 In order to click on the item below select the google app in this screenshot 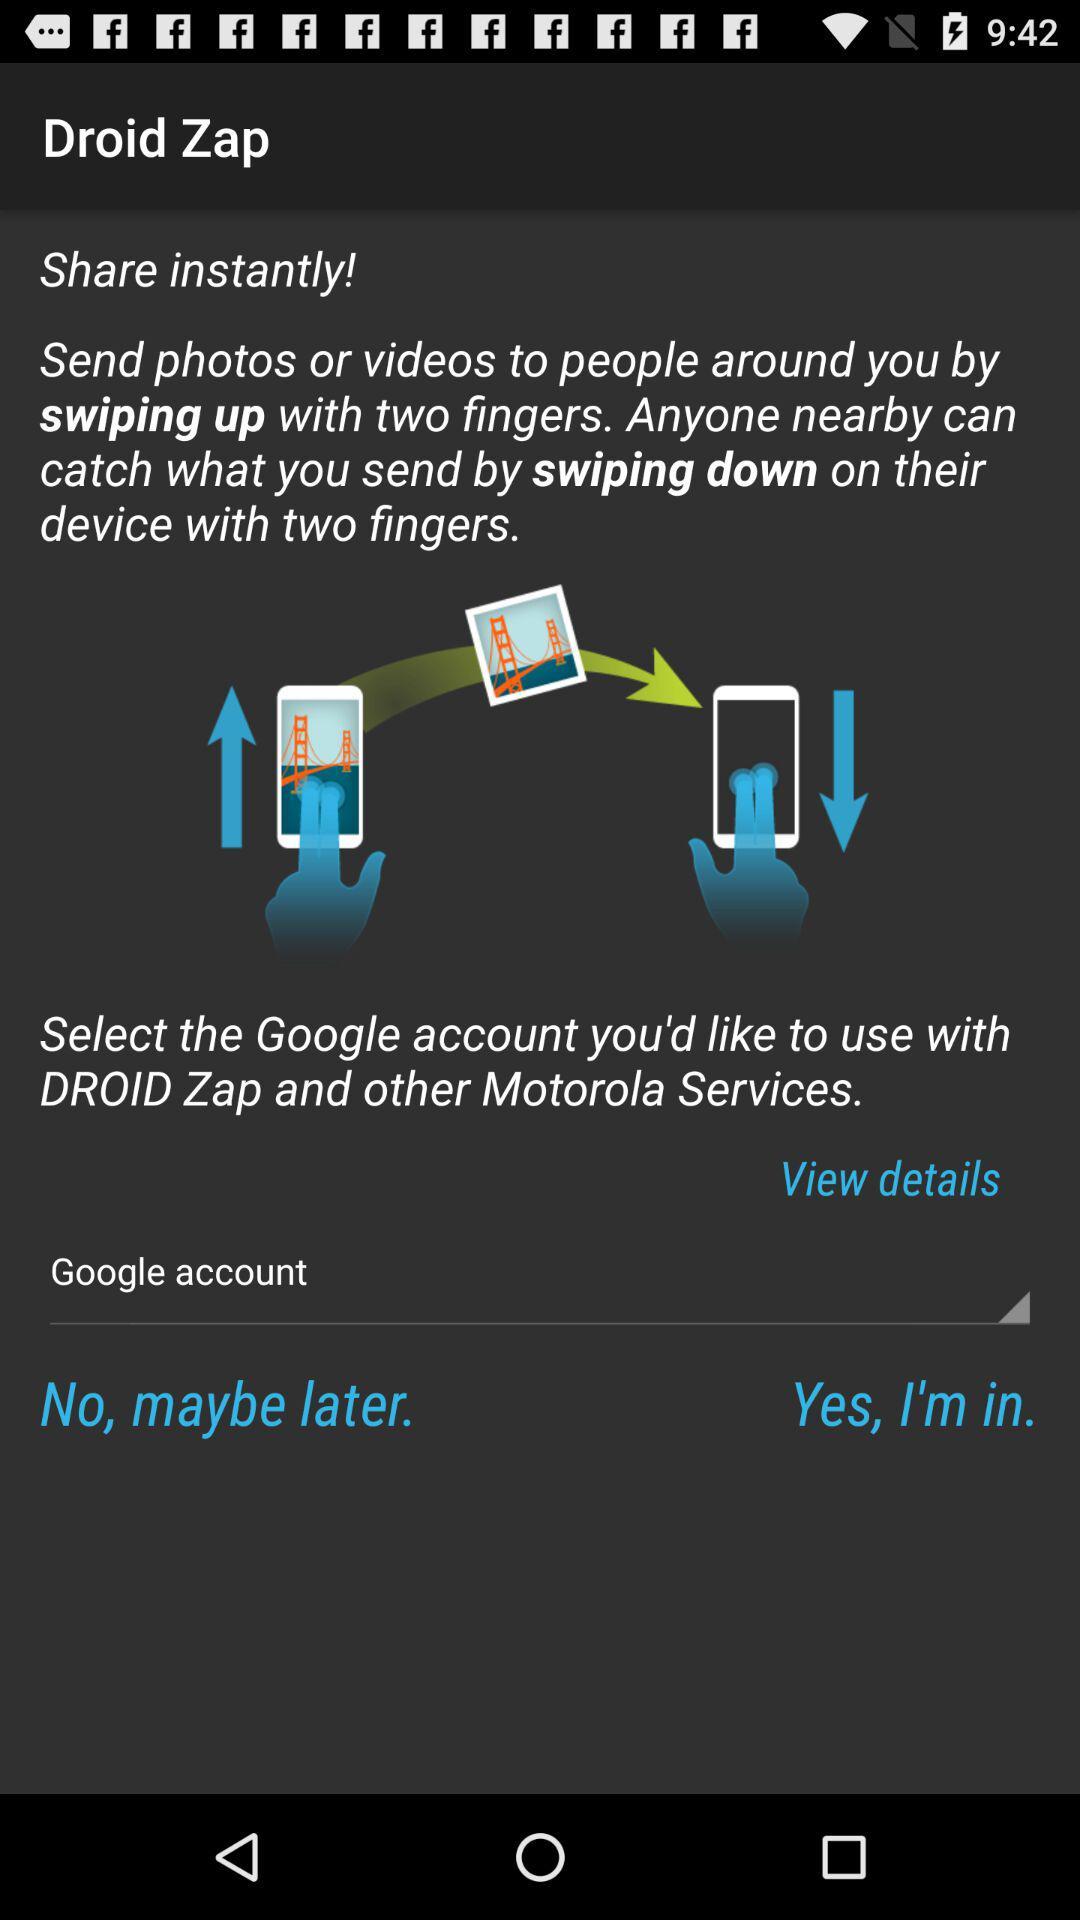, I will do `click(889, 1177)`.